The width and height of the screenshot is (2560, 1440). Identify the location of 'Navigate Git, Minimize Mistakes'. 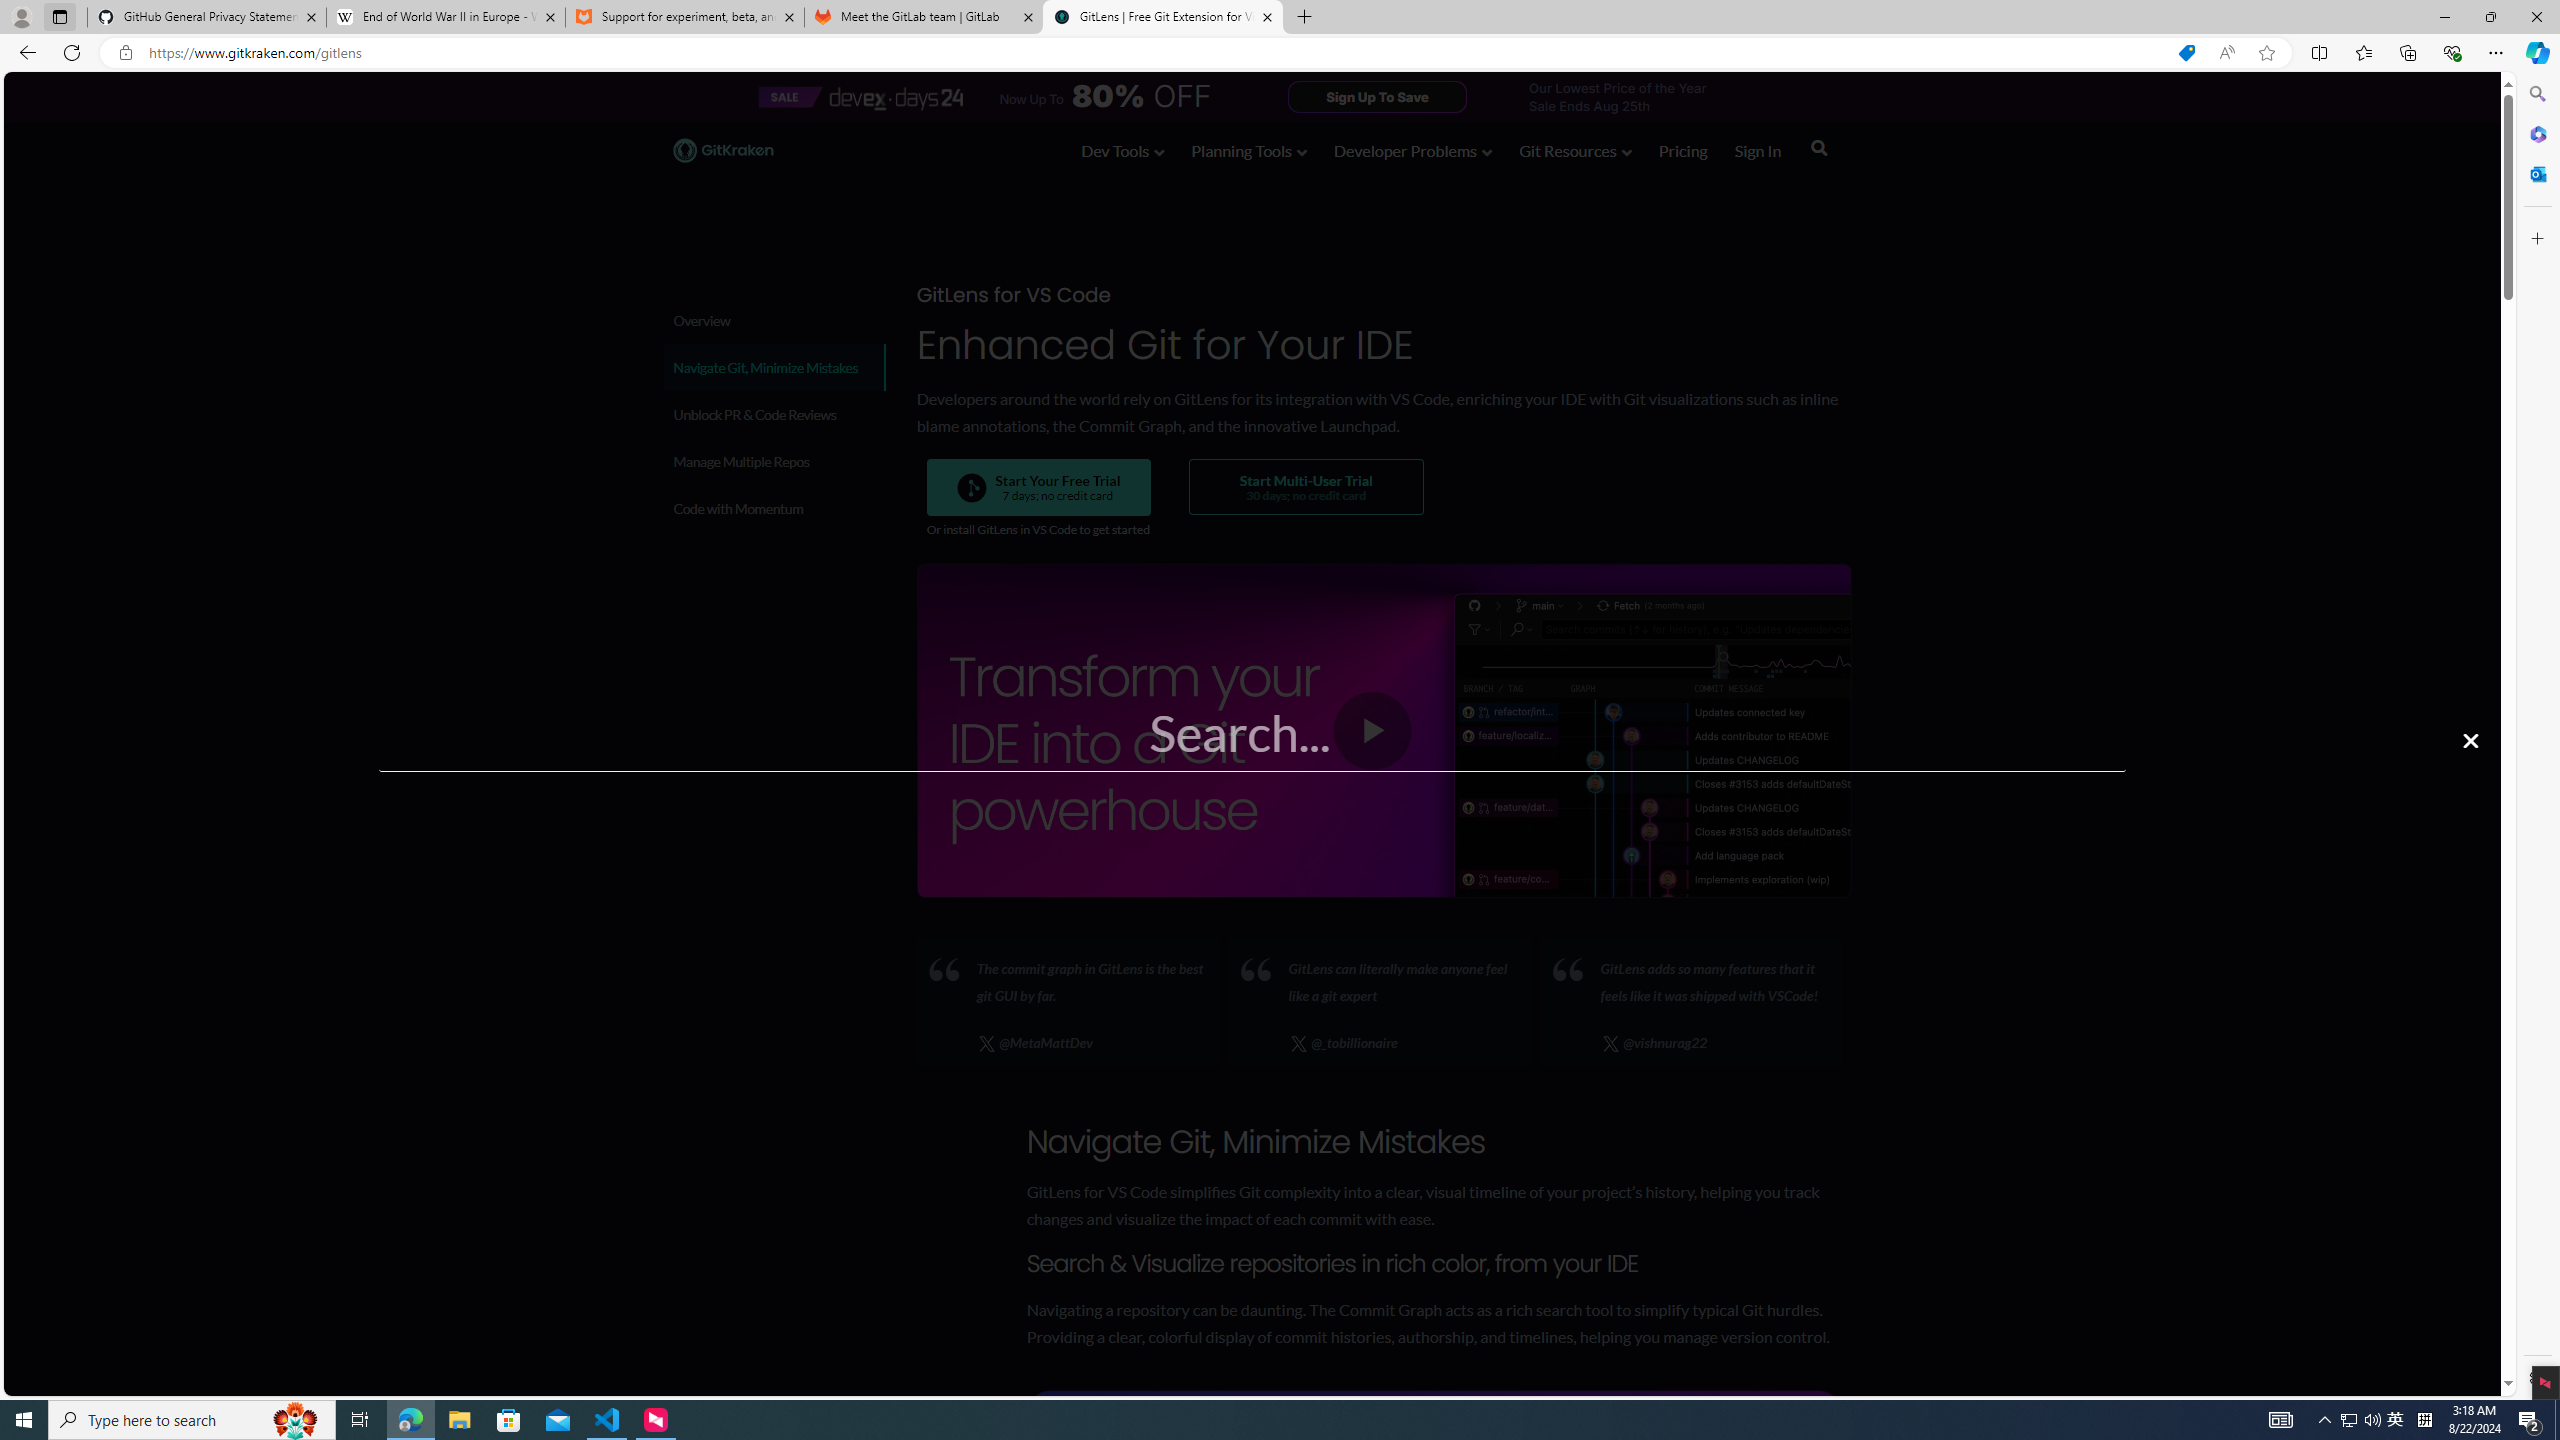
(773, 367).